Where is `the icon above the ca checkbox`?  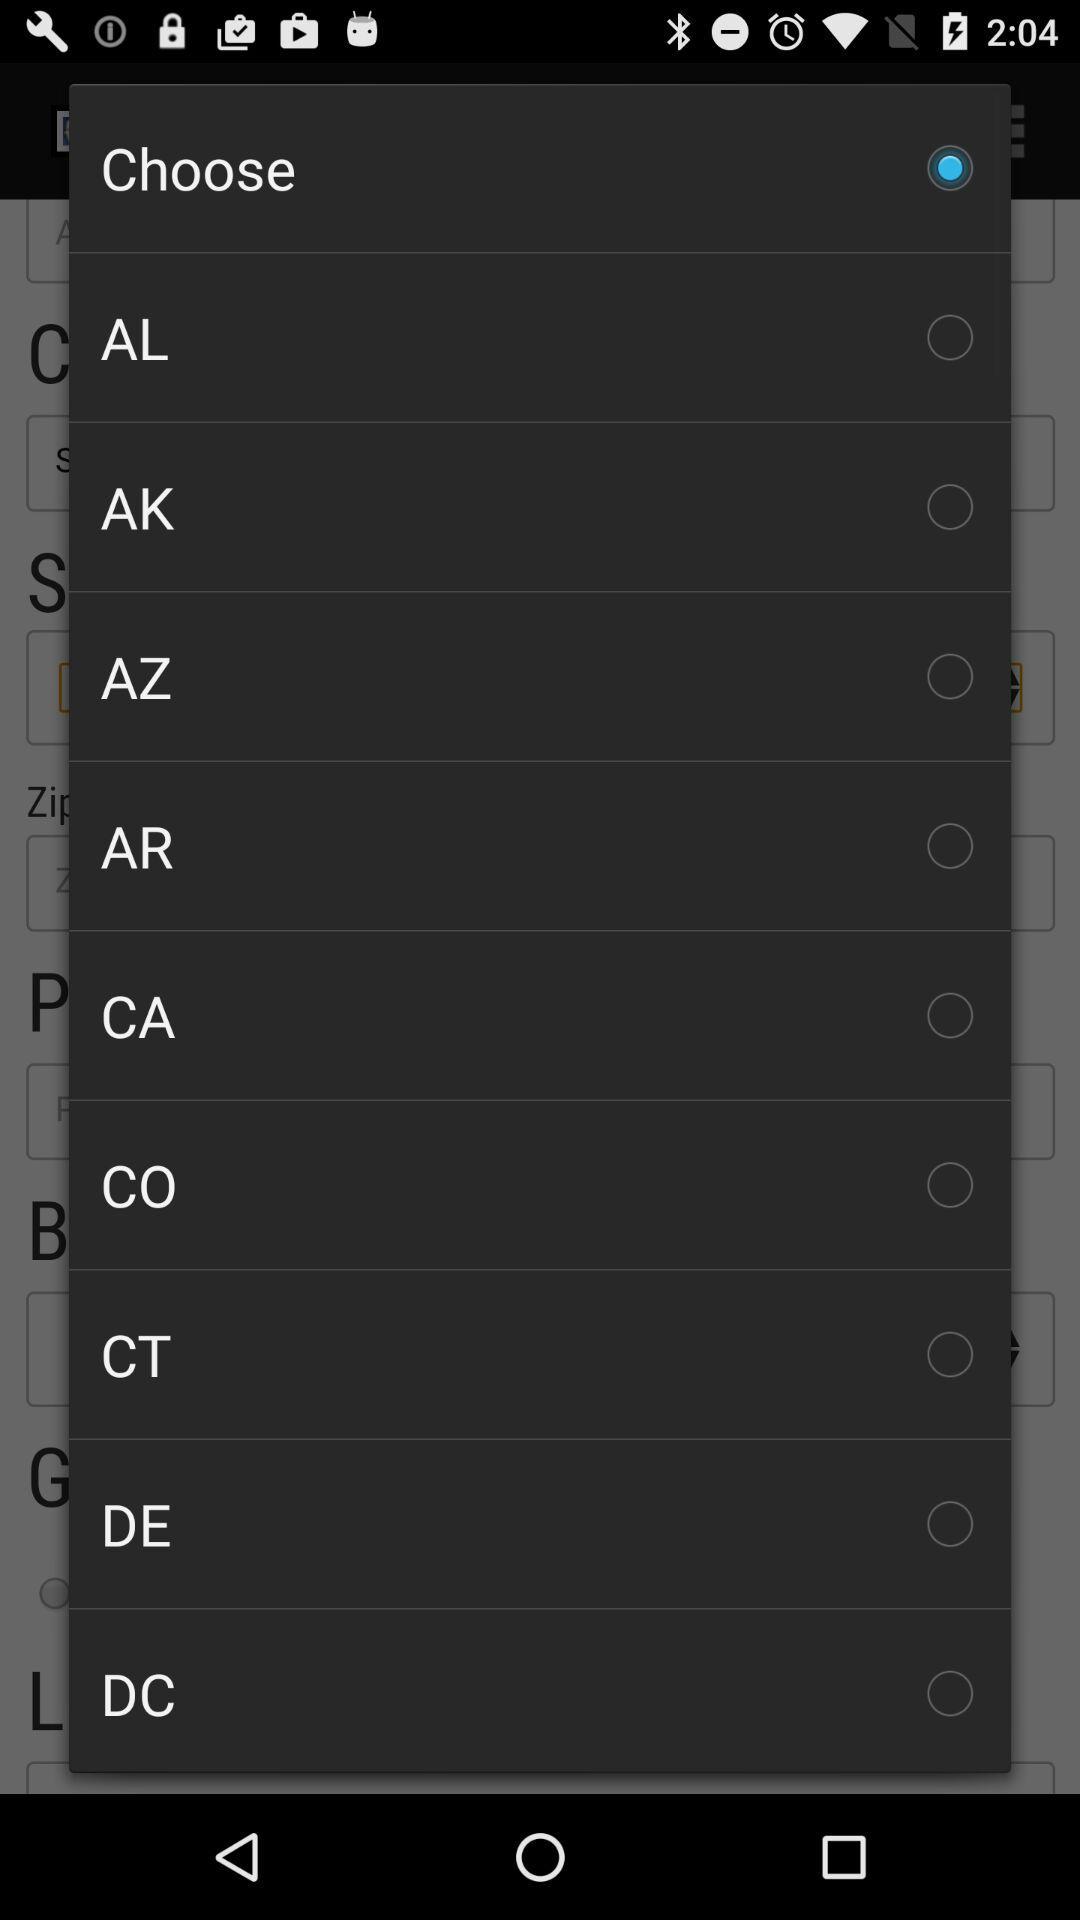
the icon above the ca checkbox is located at coordinates (540, 845).